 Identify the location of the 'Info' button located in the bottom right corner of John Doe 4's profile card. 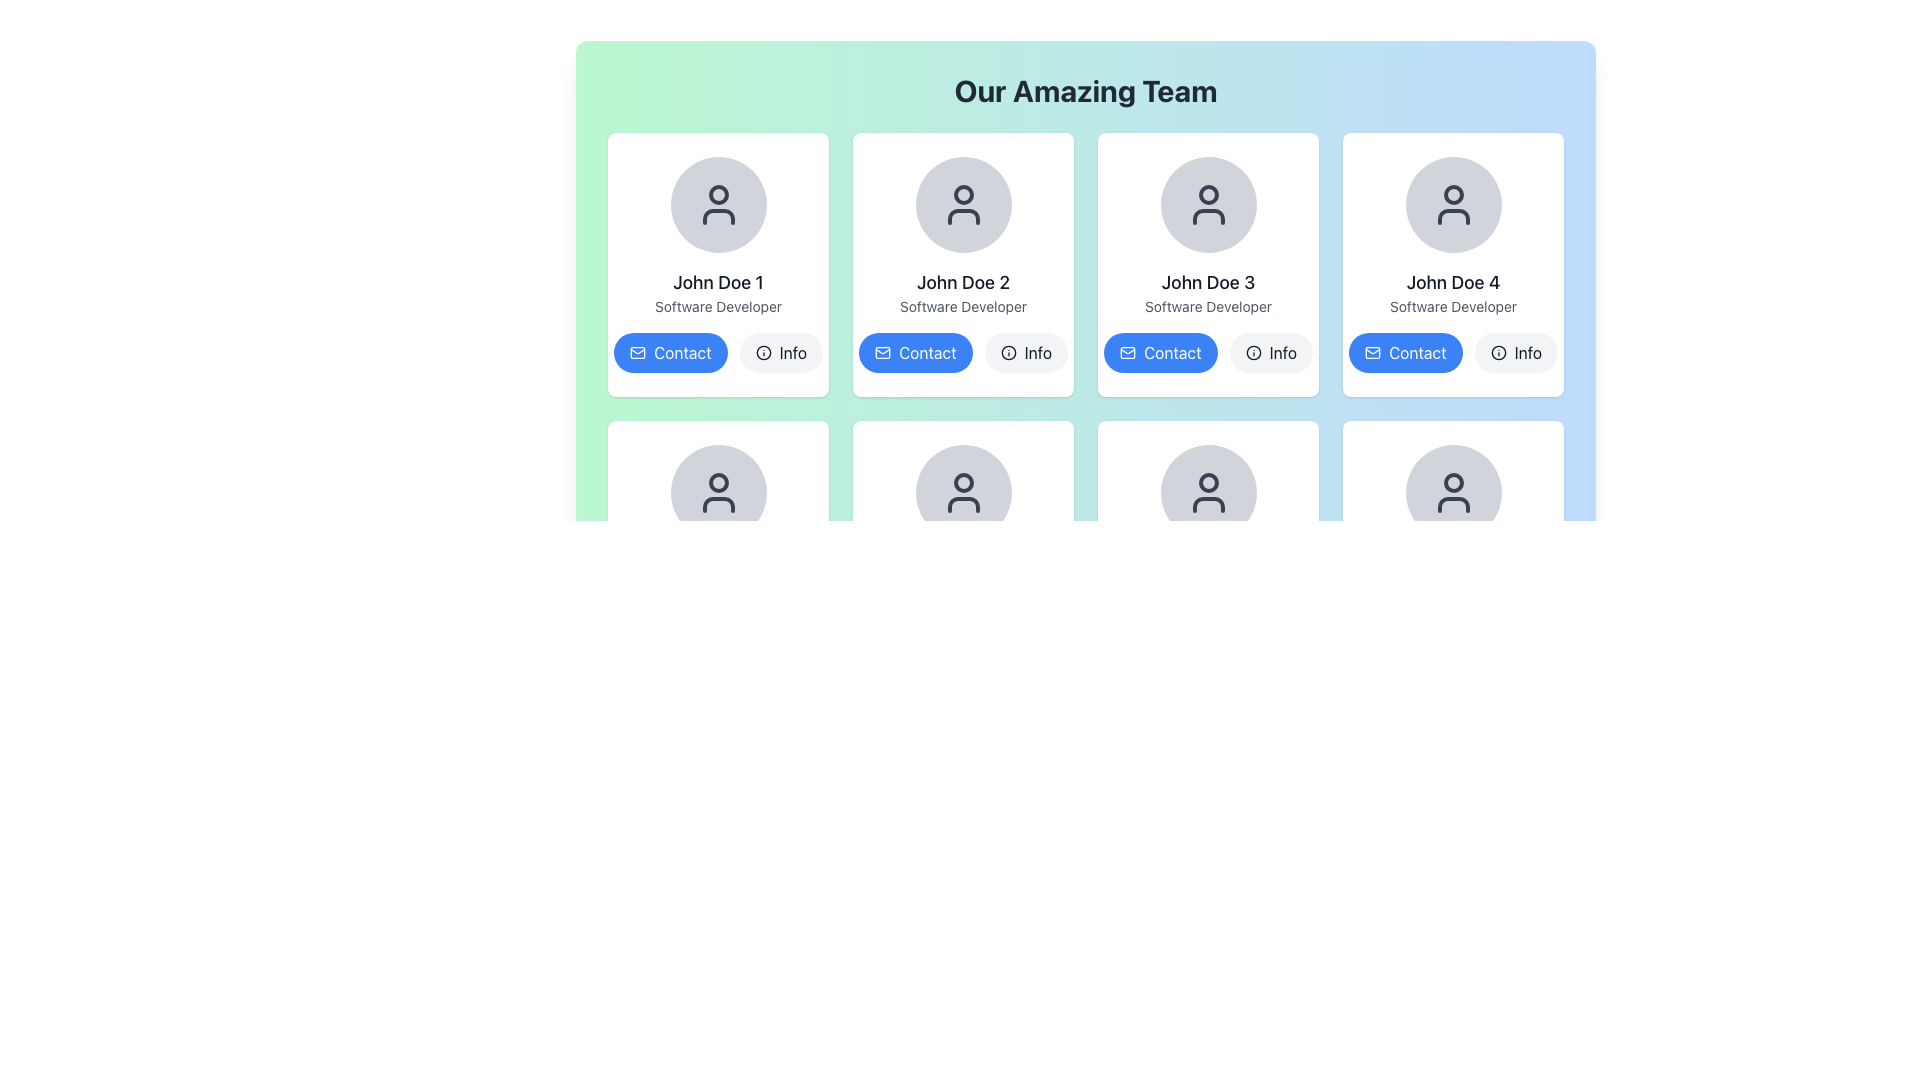
(1516, 352).